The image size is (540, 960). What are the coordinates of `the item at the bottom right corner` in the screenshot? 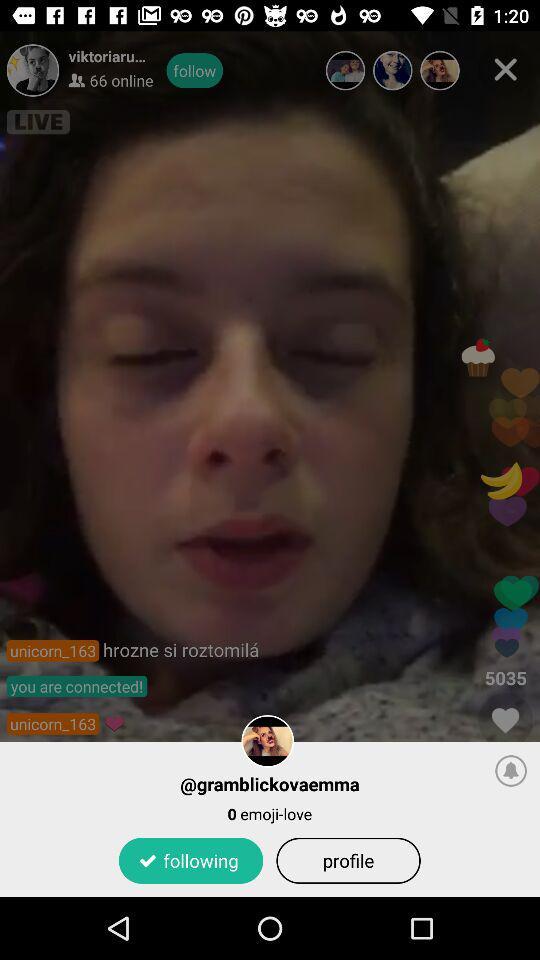 It's located at (511, 769).